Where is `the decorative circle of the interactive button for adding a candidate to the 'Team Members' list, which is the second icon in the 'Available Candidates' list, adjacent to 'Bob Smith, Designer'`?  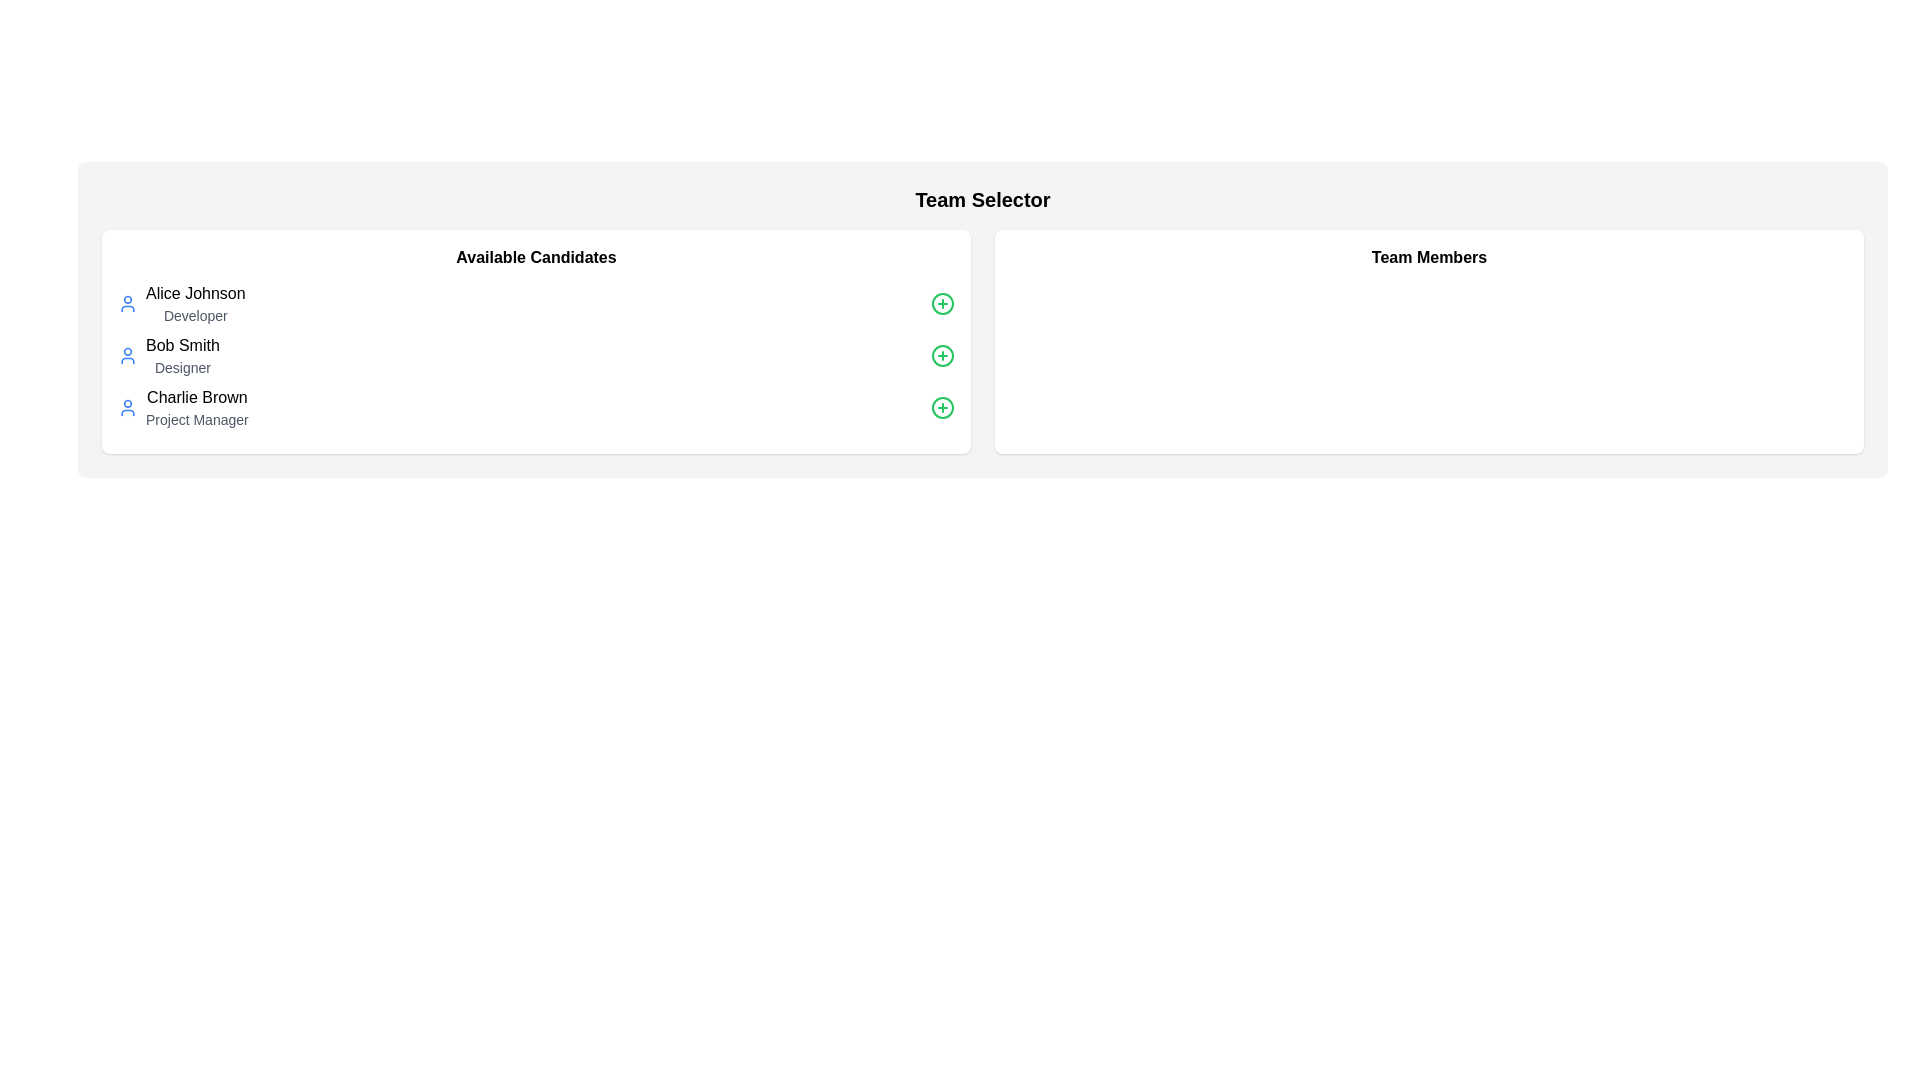 the decorative circle of the interactive button for adding a candidate to the 'Team Members' list, which is the second icon in the 'Available Candidates' list, adjacent to 'Bob Smith, Designer' is located at coordinates (941, 354).